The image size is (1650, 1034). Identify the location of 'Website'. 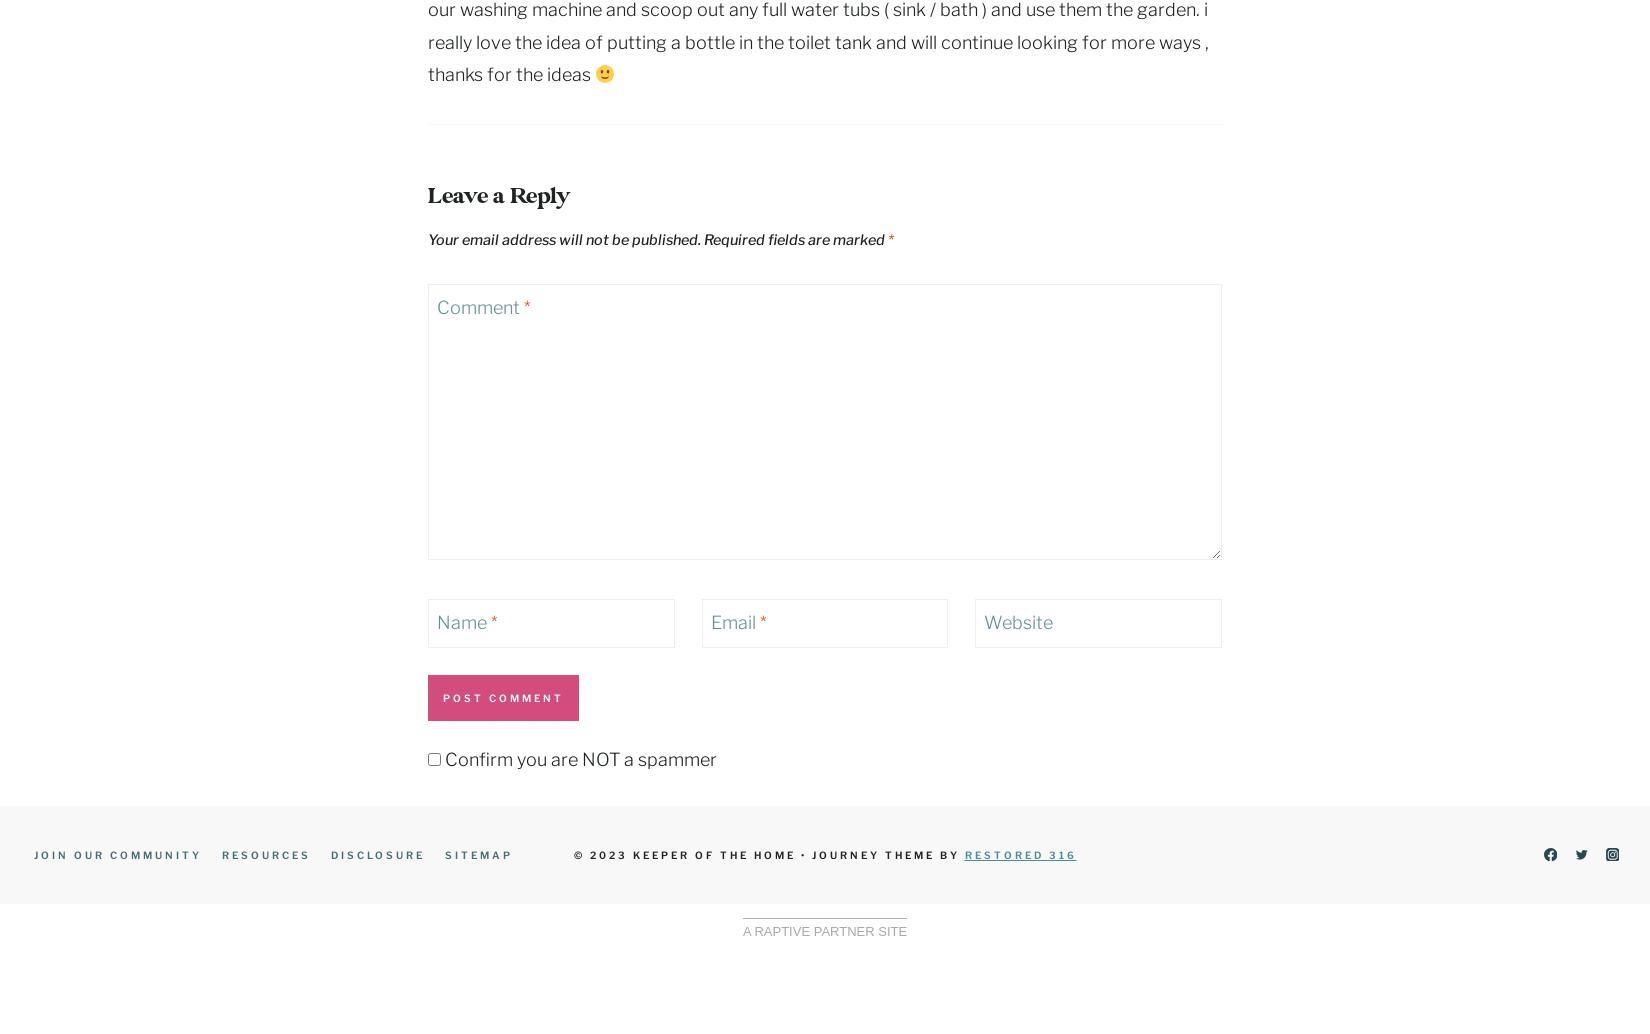
(1018, 622).